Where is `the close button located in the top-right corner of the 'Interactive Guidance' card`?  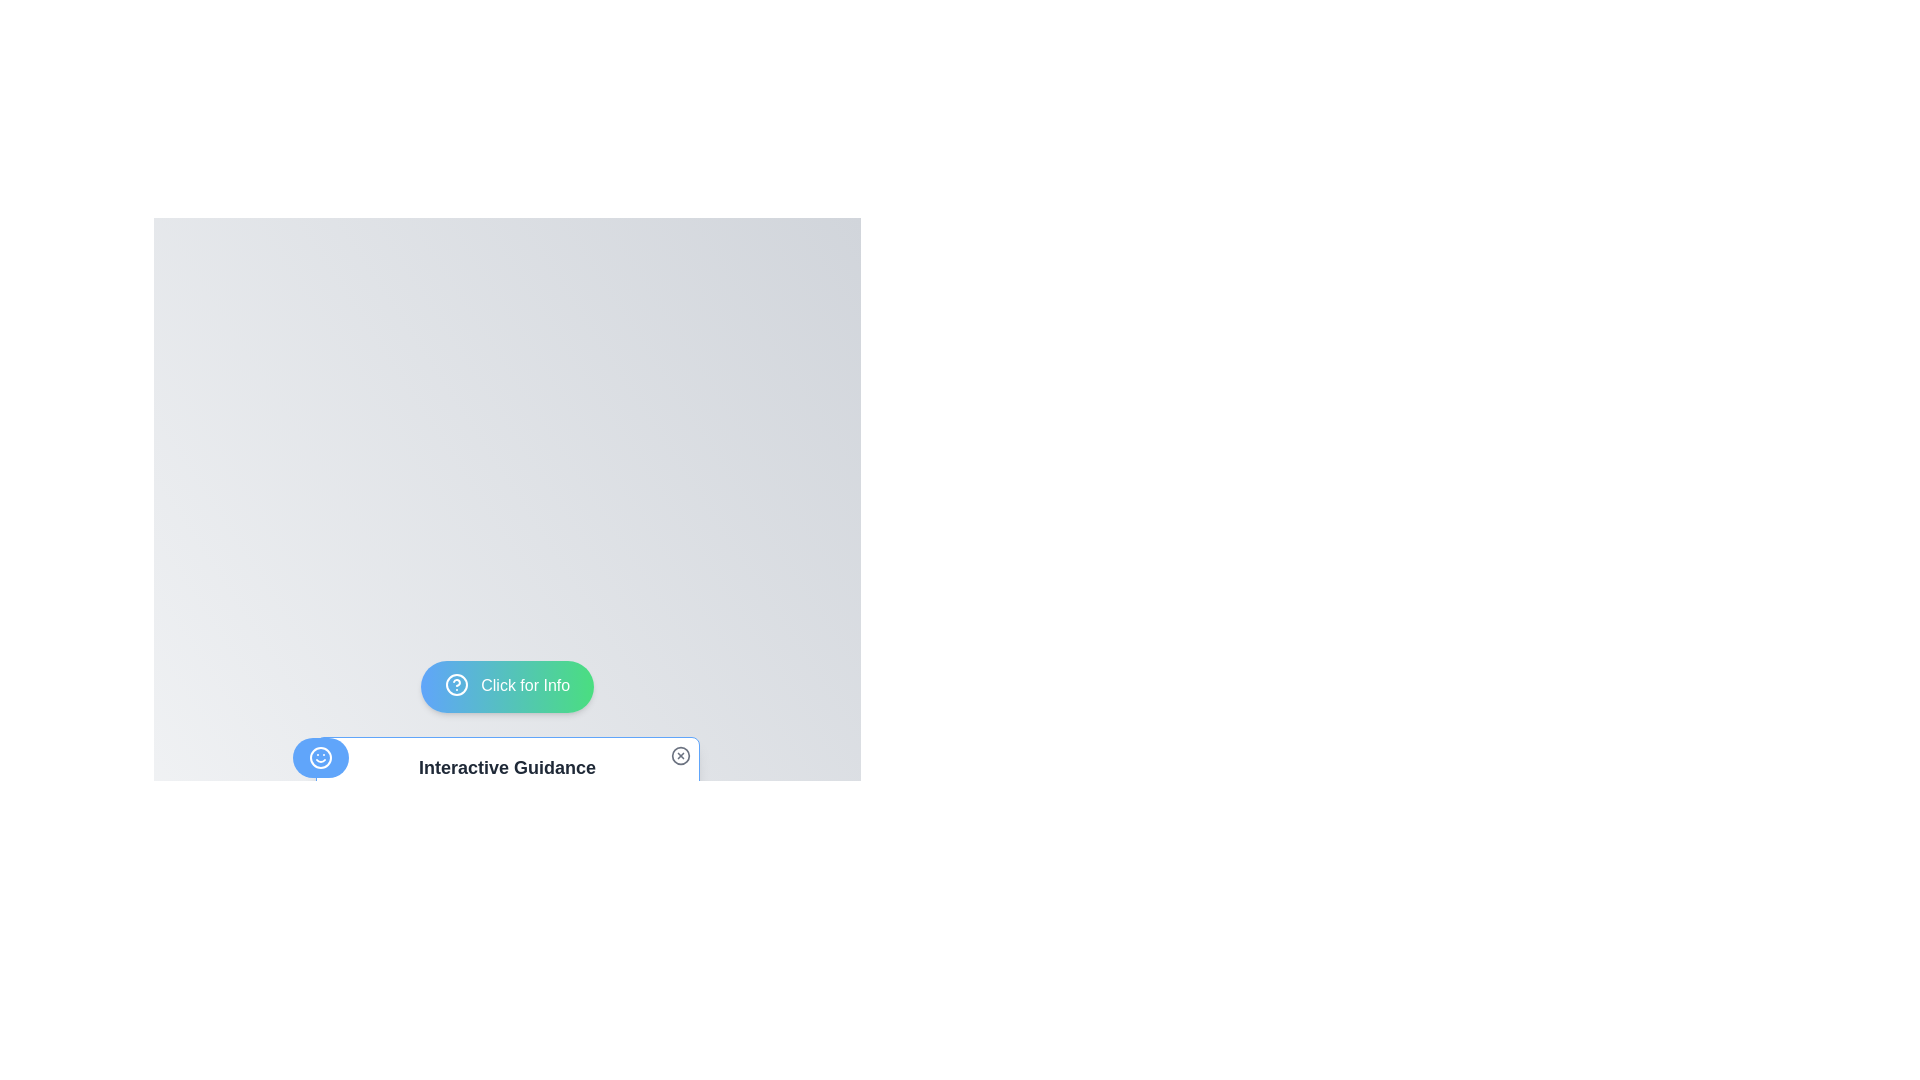 the close button located in the top-right corner of the 'Interactive Guidance' card is located at coordinates (680, 756).